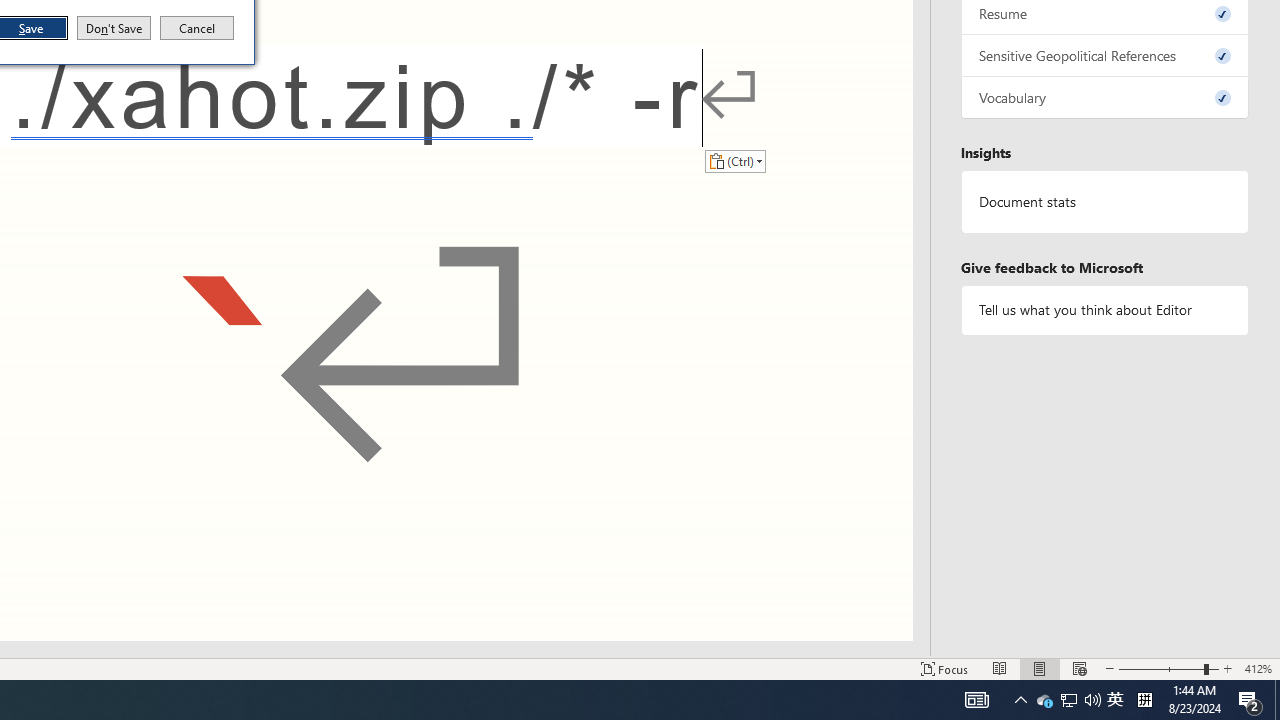 Image resolution: width=1280 pixels, height=720 pixels. Describe the element at coordinates (734, 160) in the screenshot. I see `'Action: Paste alternatives'` at that location.